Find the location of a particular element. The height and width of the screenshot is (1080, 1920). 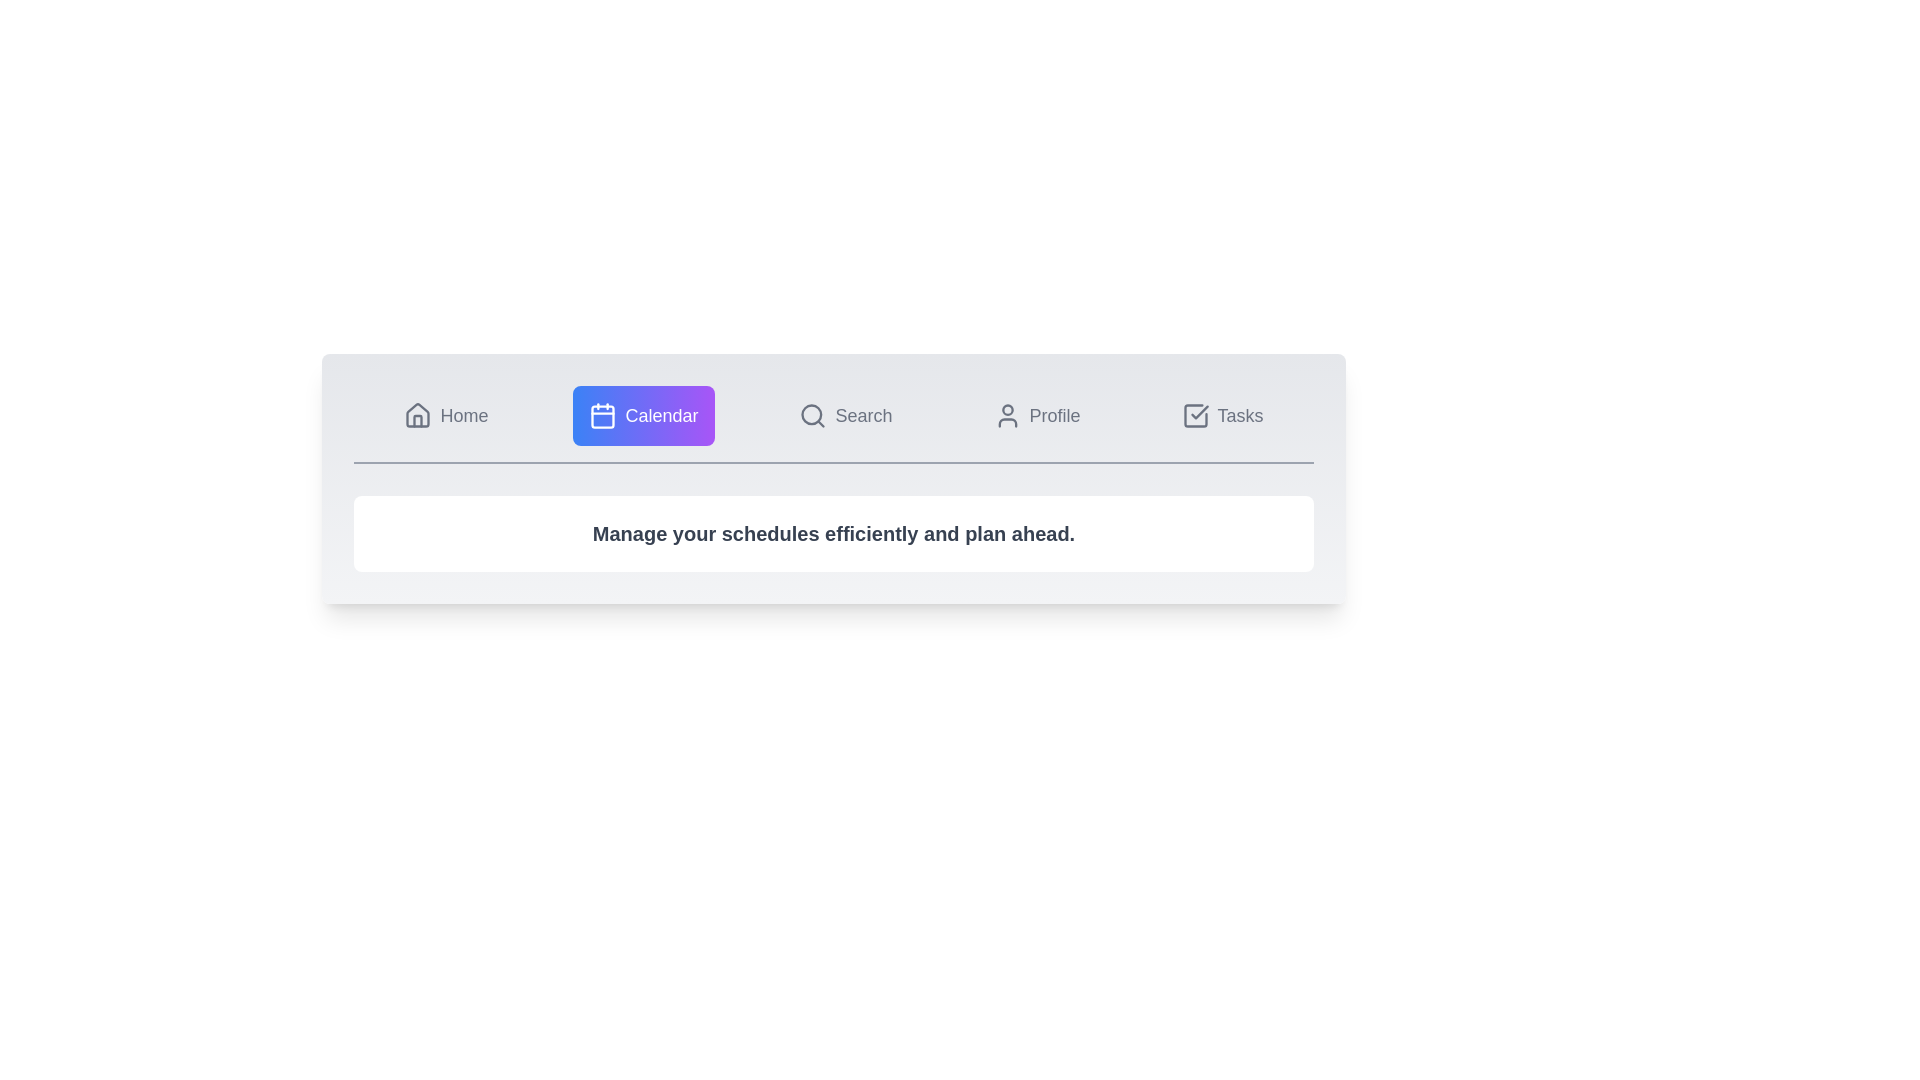

the tab labeled Tasks to observe its hover effect is located at coordinates (1221, 415).